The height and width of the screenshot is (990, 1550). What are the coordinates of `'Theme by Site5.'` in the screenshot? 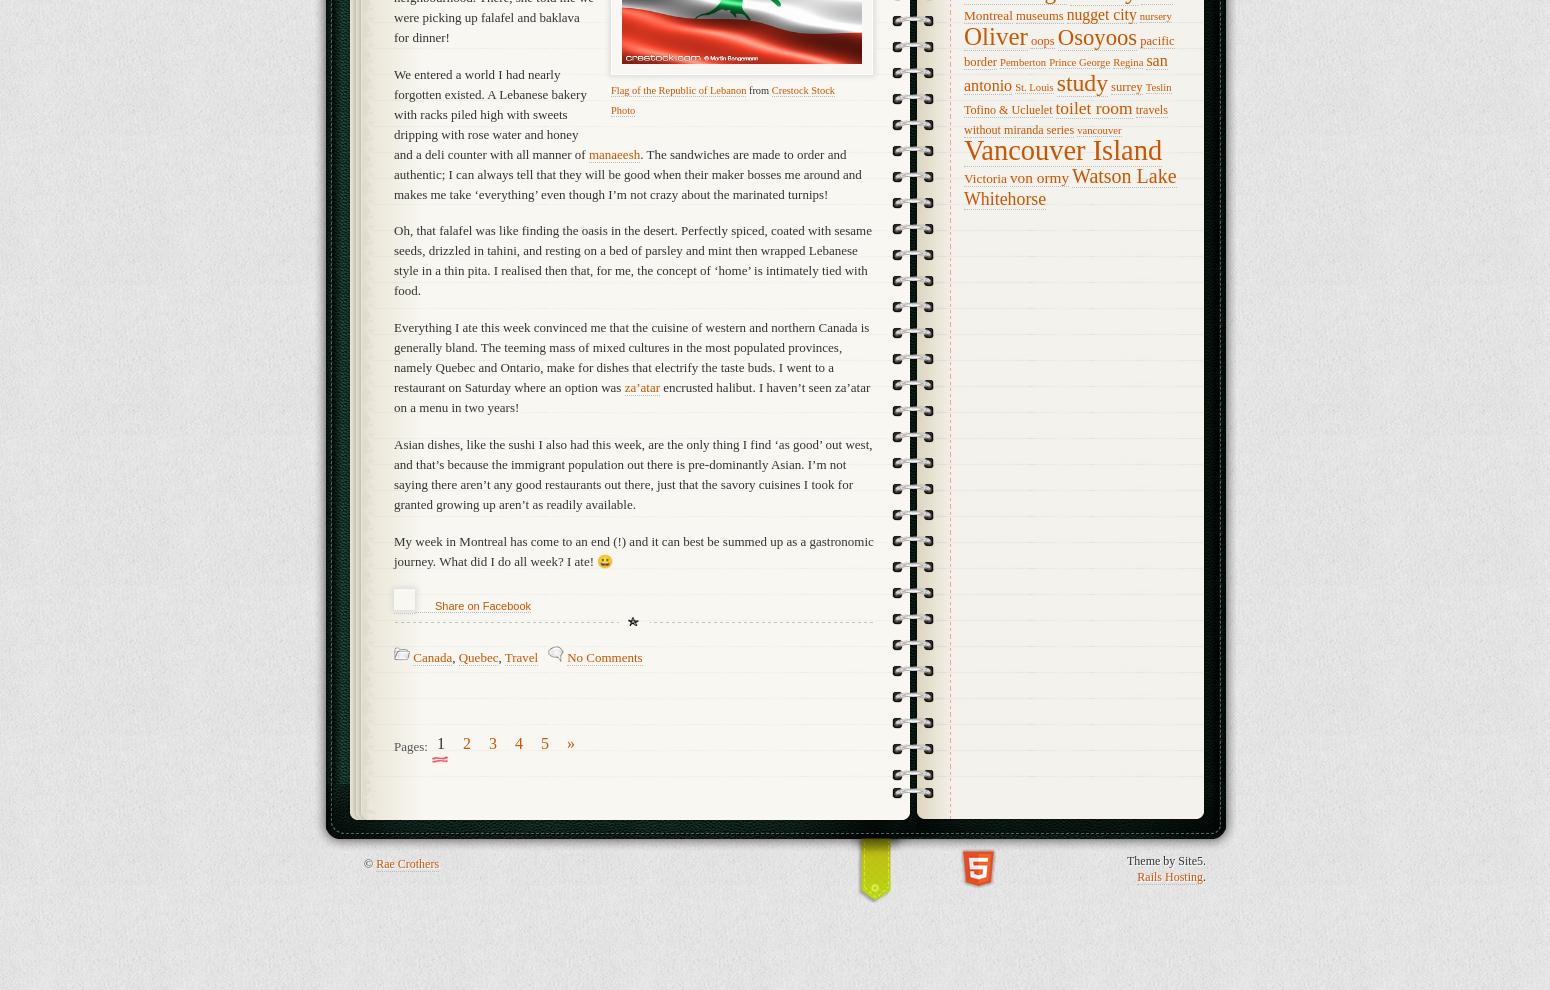 It's located at (1126, 861).